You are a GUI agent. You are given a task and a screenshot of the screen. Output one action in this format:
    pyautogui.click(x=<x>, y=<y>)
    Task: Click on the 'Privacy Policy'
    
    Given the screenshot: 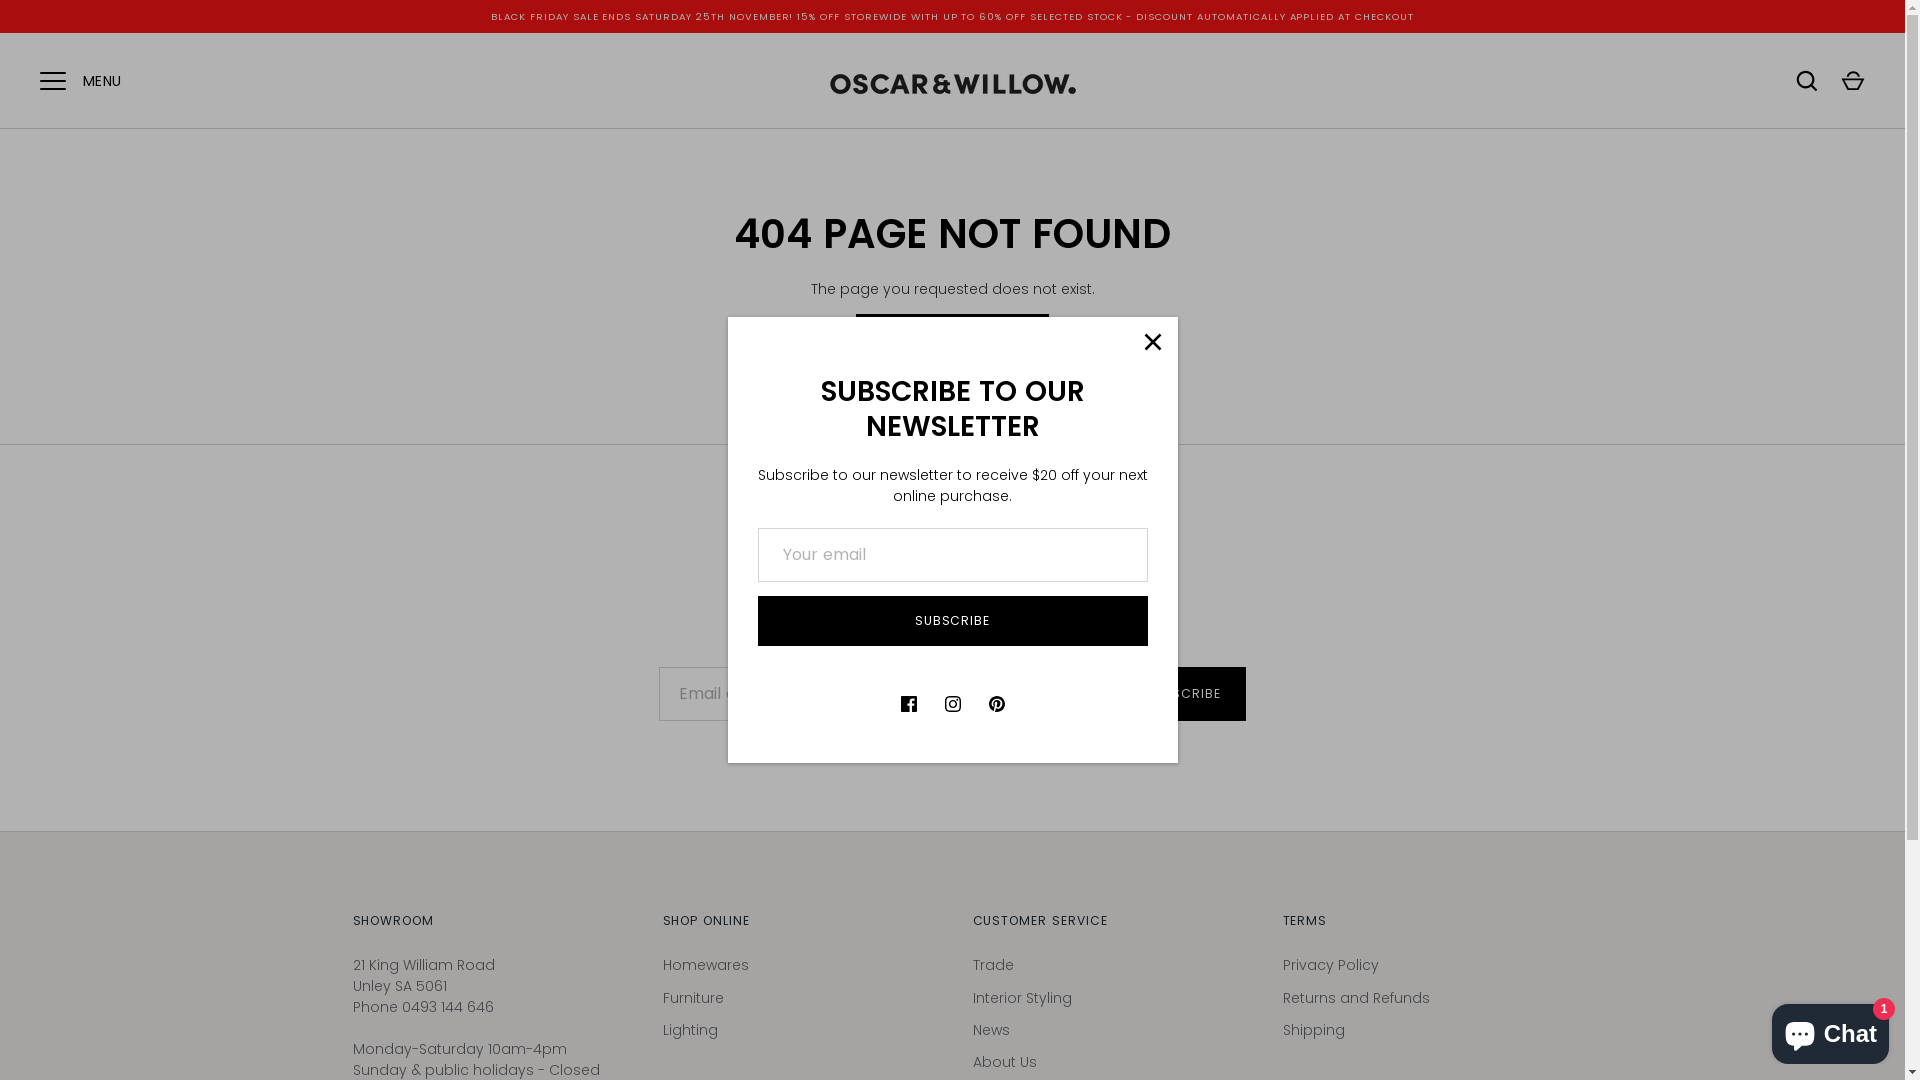 What is the action you would take?
    pyautogui.click(x=1329, y=963)
    